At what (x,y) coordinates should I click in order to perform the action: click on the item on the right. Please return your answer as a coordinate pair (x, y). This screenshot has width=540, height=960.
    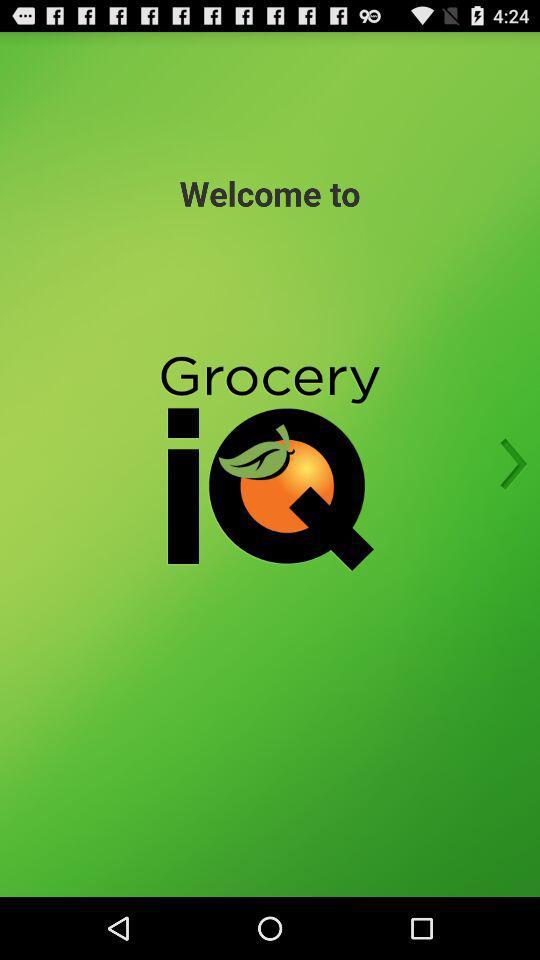
    Looking at the image, I should click on (507, 464).